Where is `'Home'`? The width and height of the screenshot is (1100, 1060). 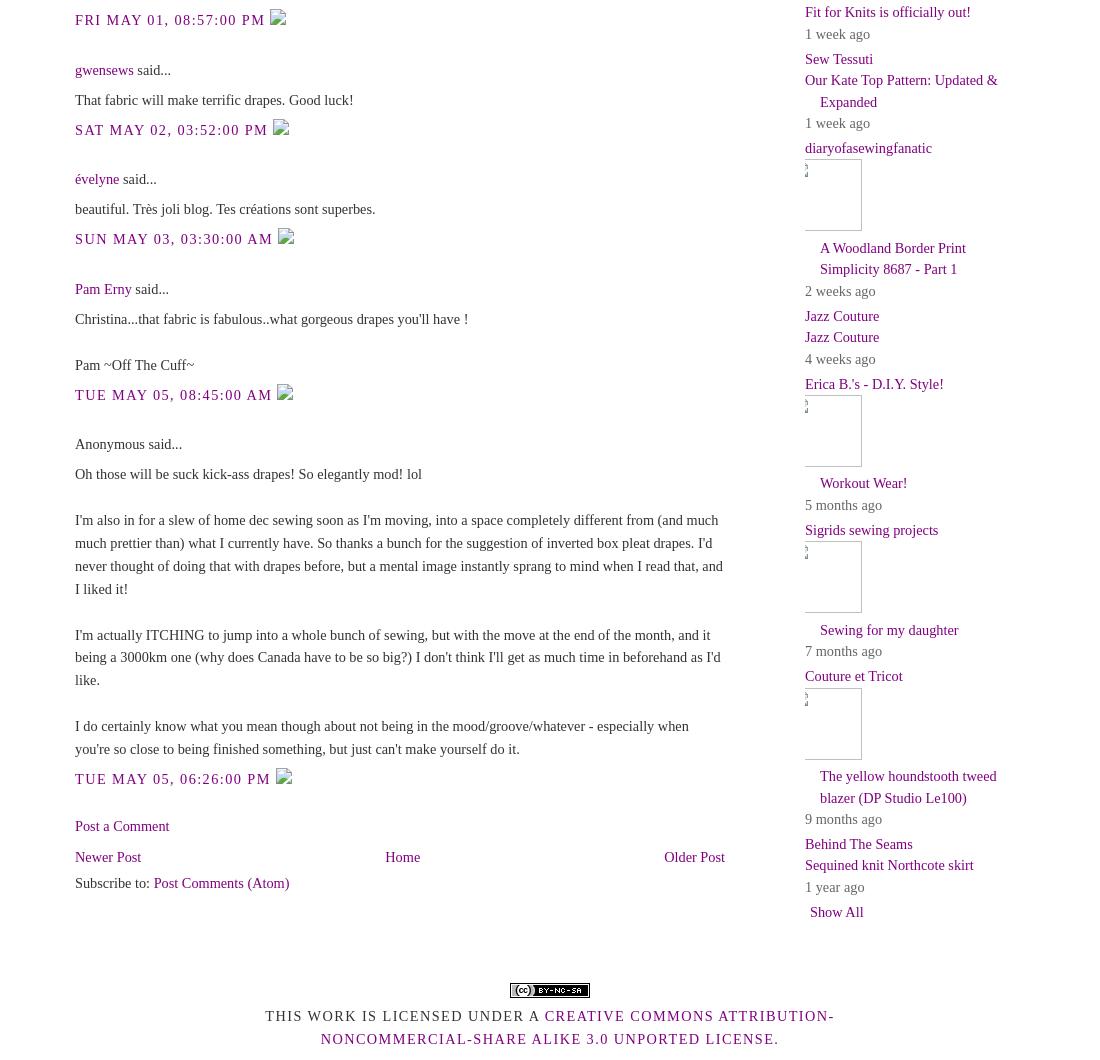
'Home' is located at coordinates (402, 855).